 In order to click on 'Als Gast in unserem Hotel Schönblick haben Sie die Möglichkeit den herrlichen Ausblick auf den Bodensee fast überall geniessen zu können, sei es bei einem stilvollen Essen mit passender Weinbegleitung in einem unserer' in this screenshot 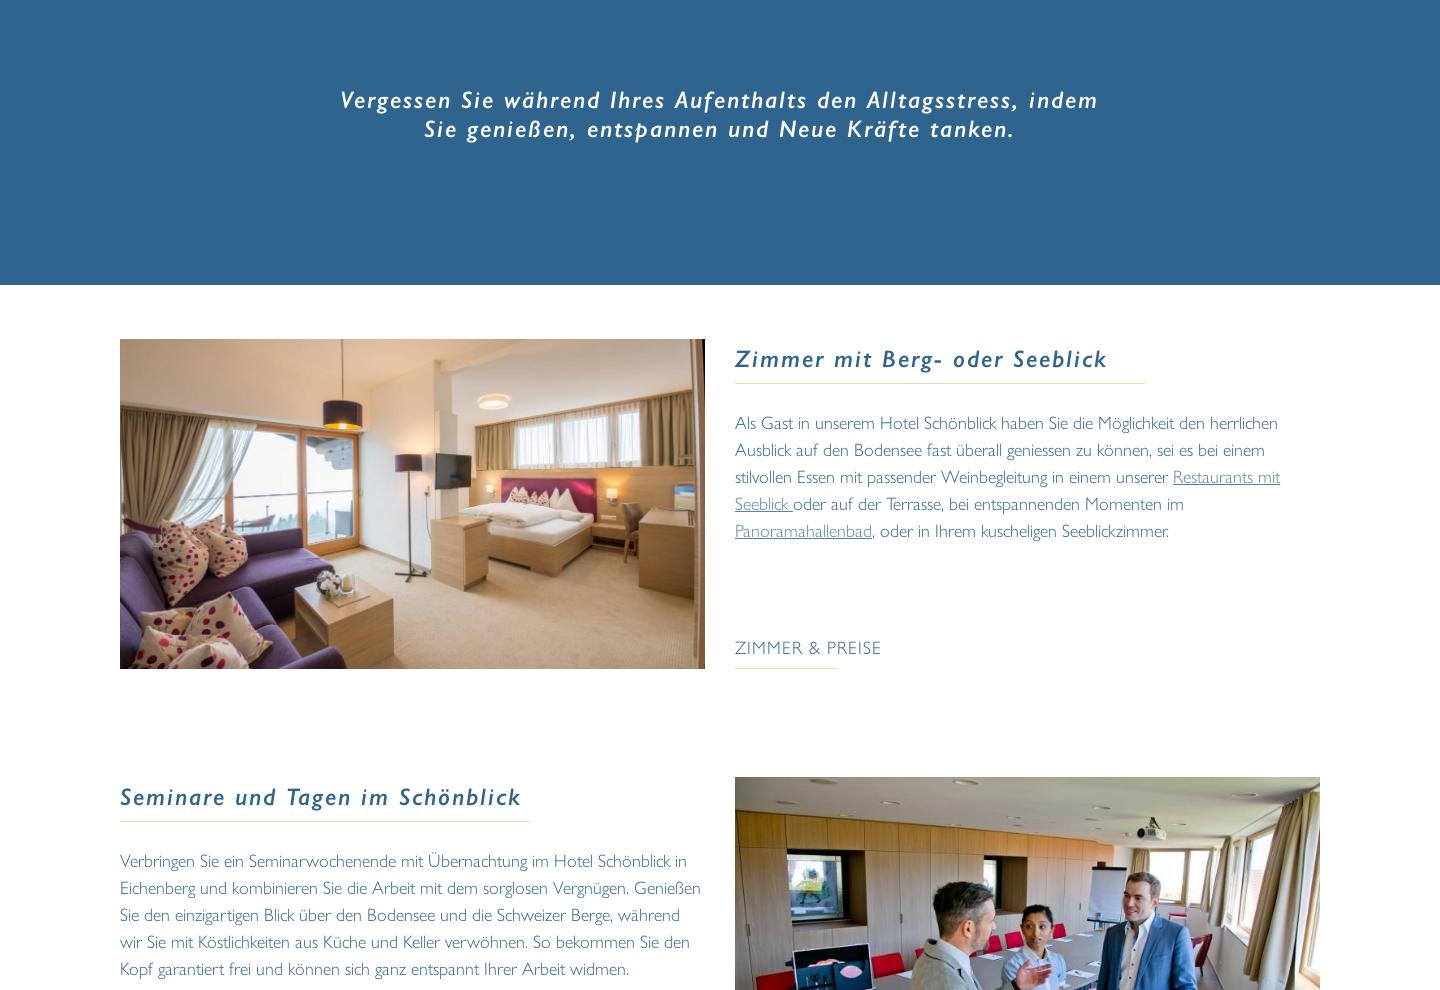, I will do `click(1005, 448)`.